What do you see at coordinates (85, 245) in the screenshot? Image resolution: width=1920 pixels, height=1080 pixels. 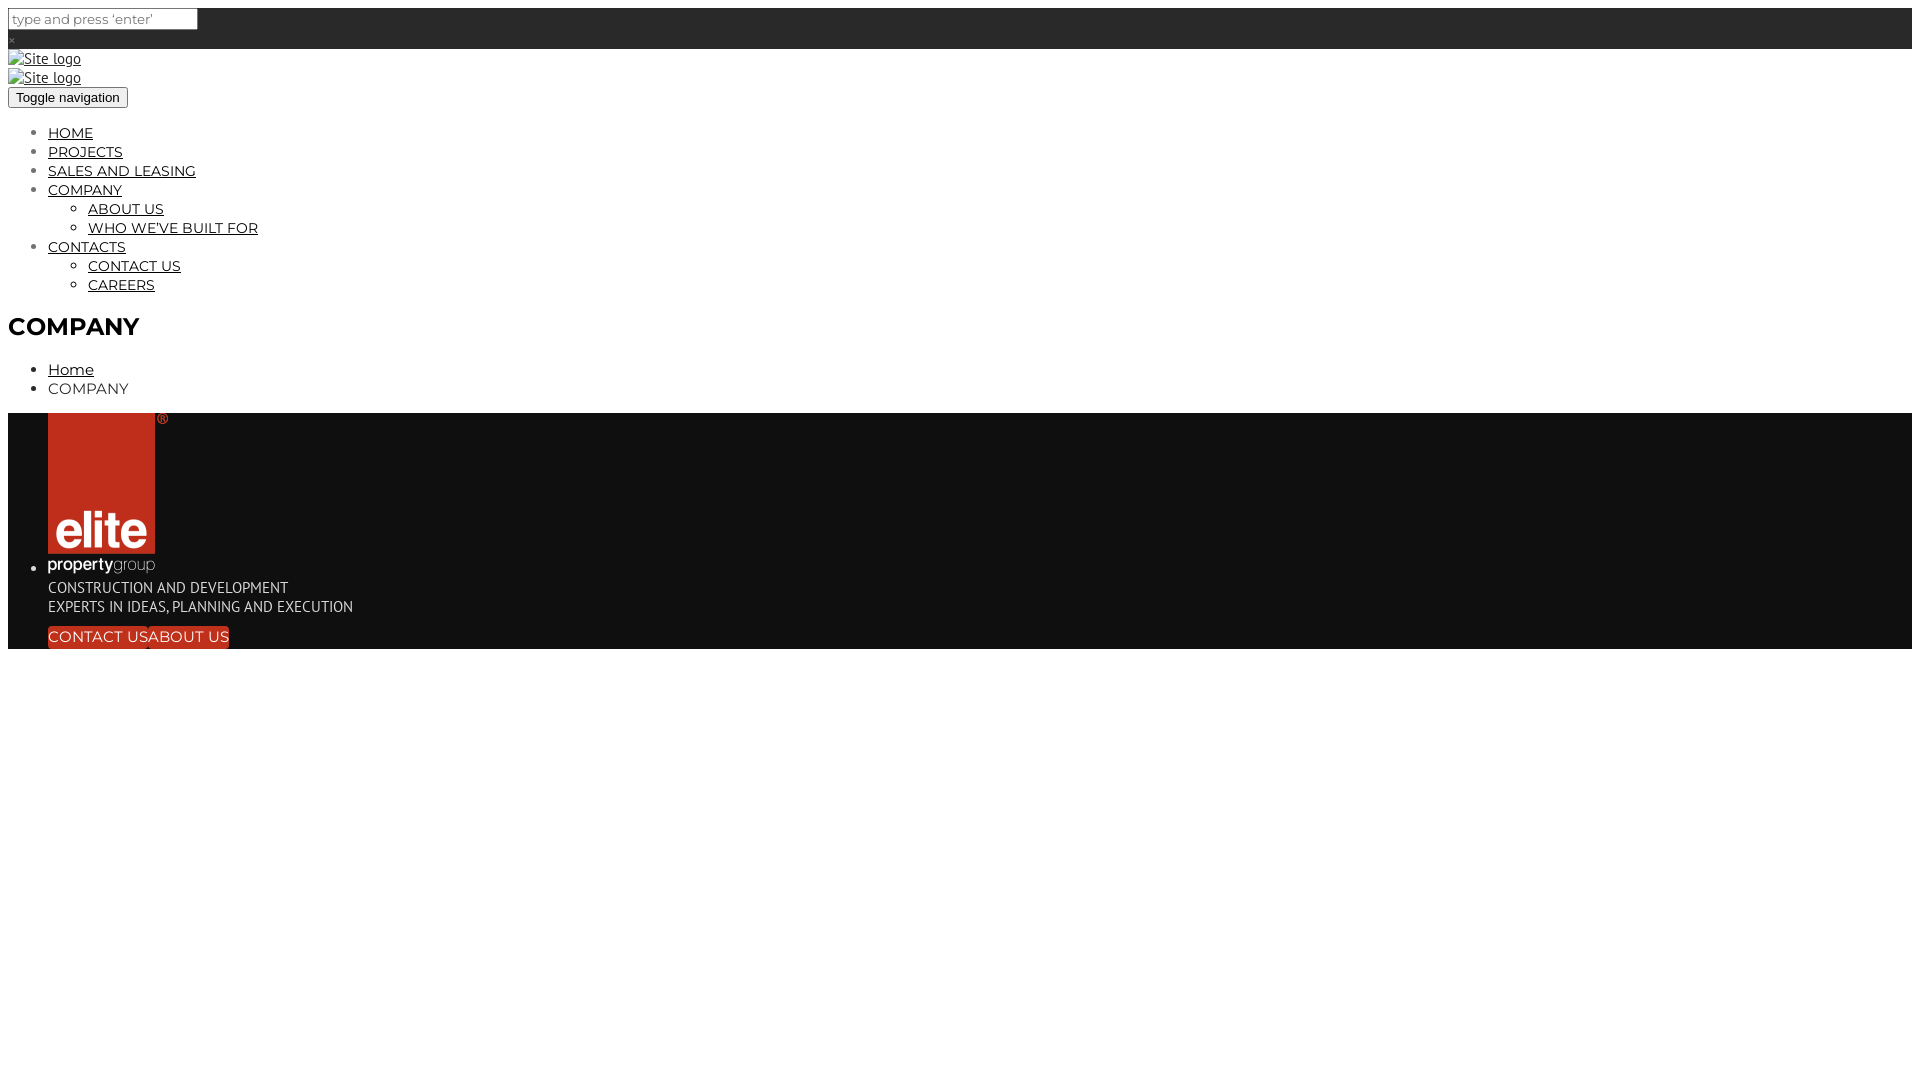 I see `'CONTACTS'` at bounding box center [85, 245].